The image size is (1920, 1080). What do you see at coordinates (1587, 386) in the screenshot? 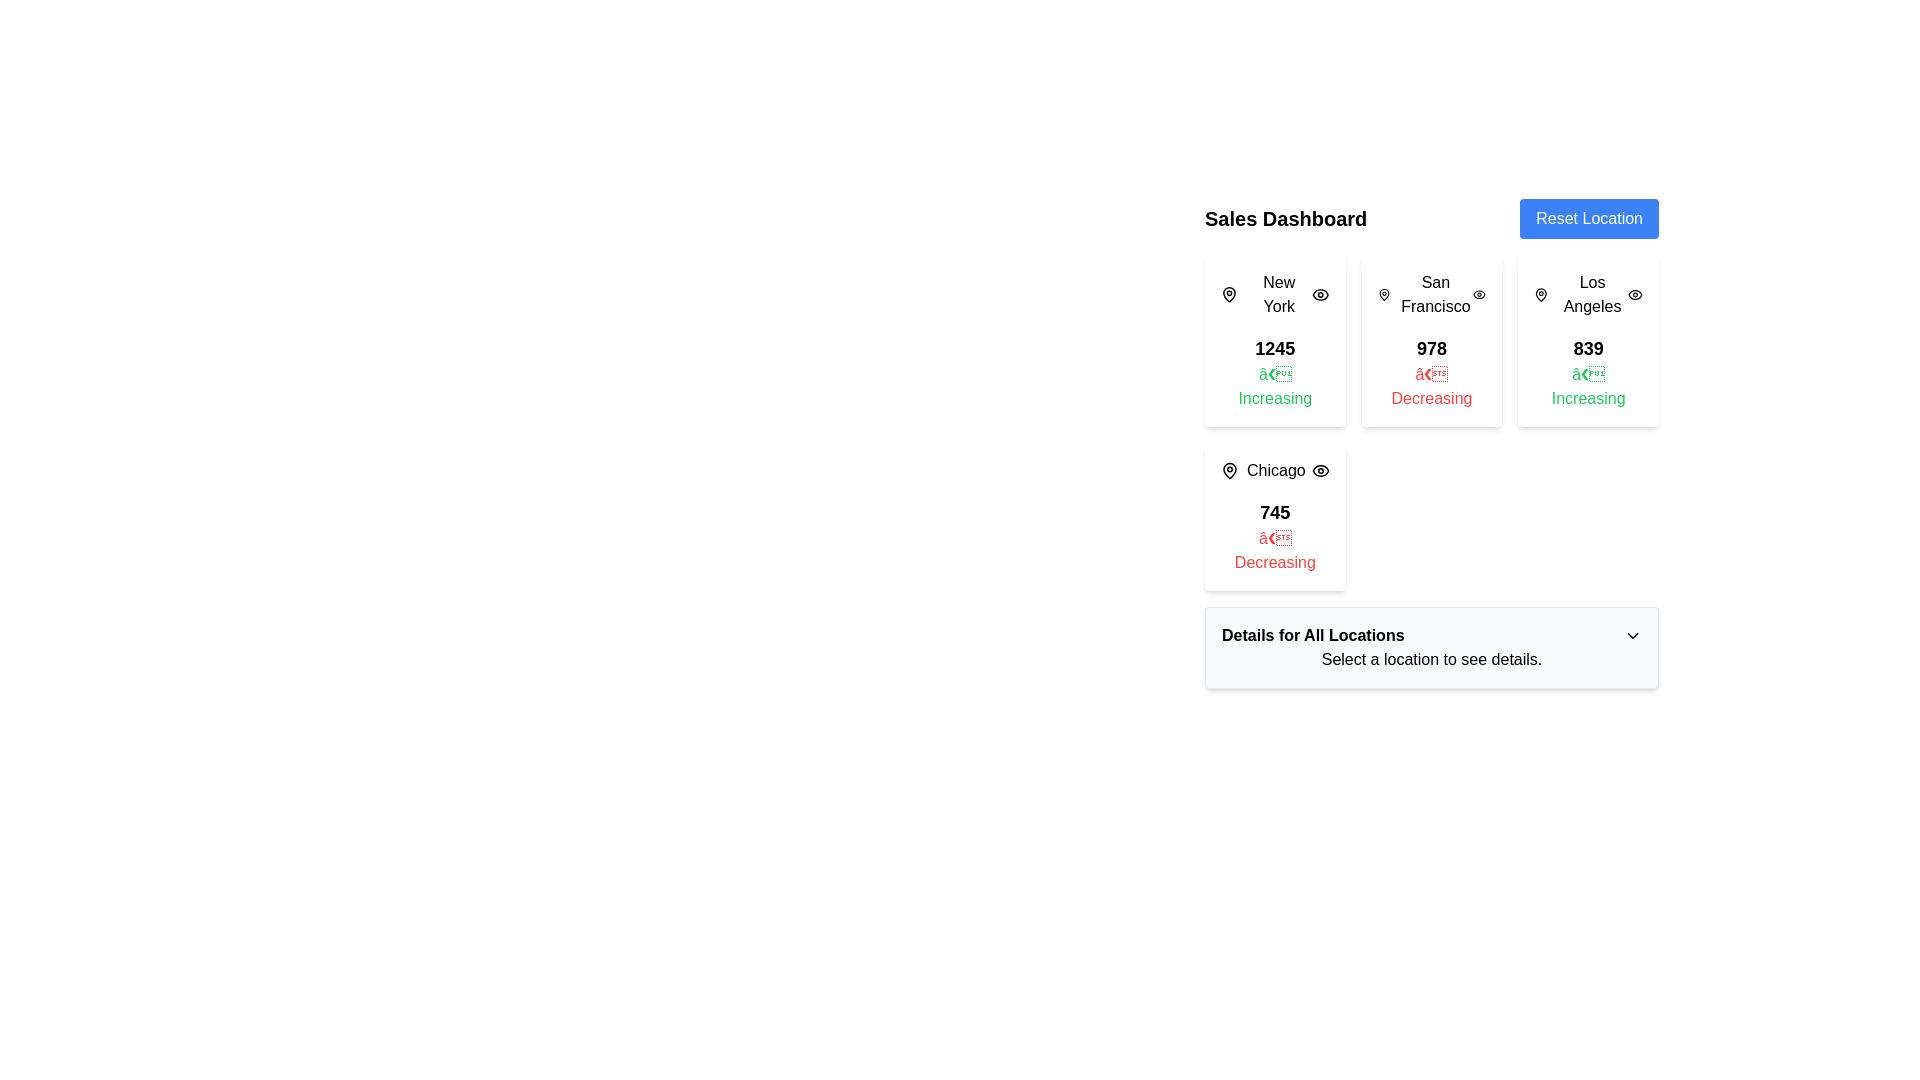
I see `text label indicating a positive trend below the number '839' in the 'Los Angeles' card located in the top-right corner of the dashboard` at bounding box center [1587, 386].